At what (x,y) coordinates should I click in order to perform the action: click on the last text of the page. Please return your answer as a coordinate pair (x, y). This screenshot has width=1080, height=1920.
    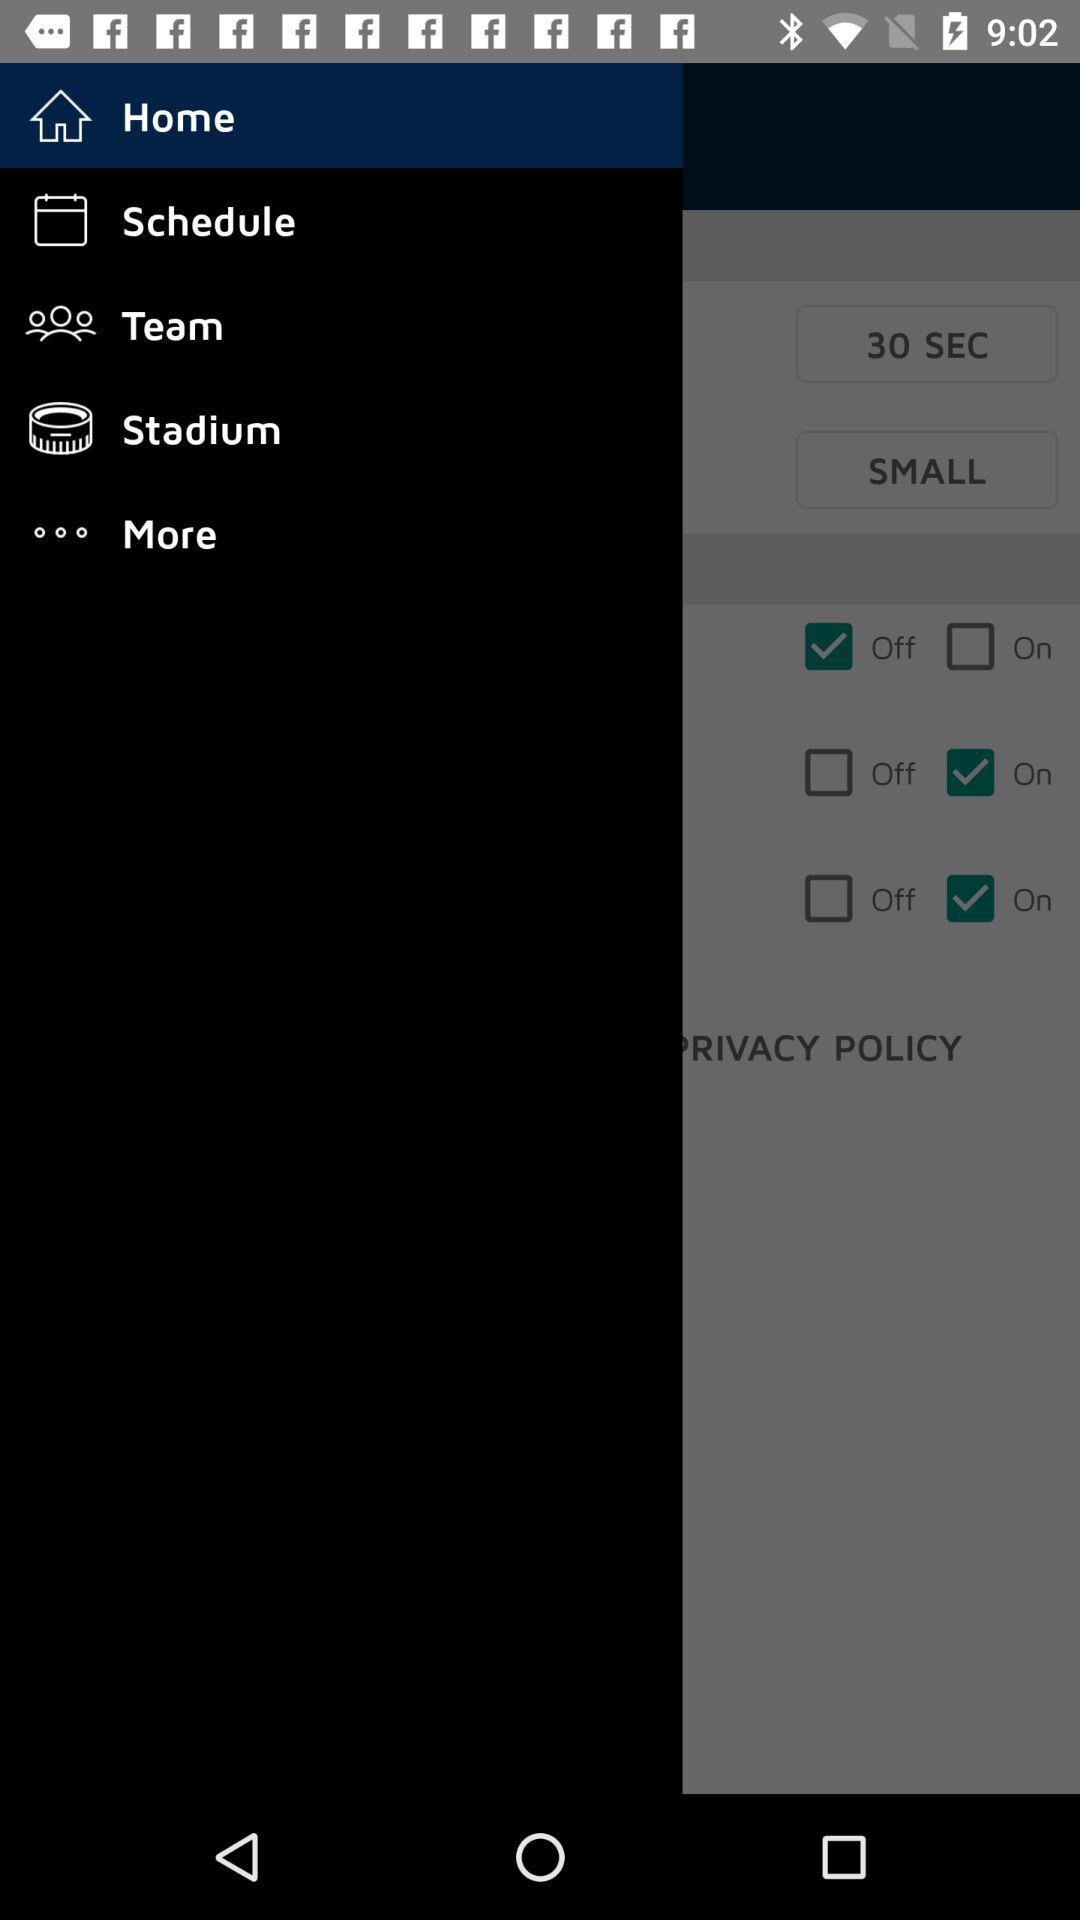
    Looking at the image, I should click on (815, 1045).